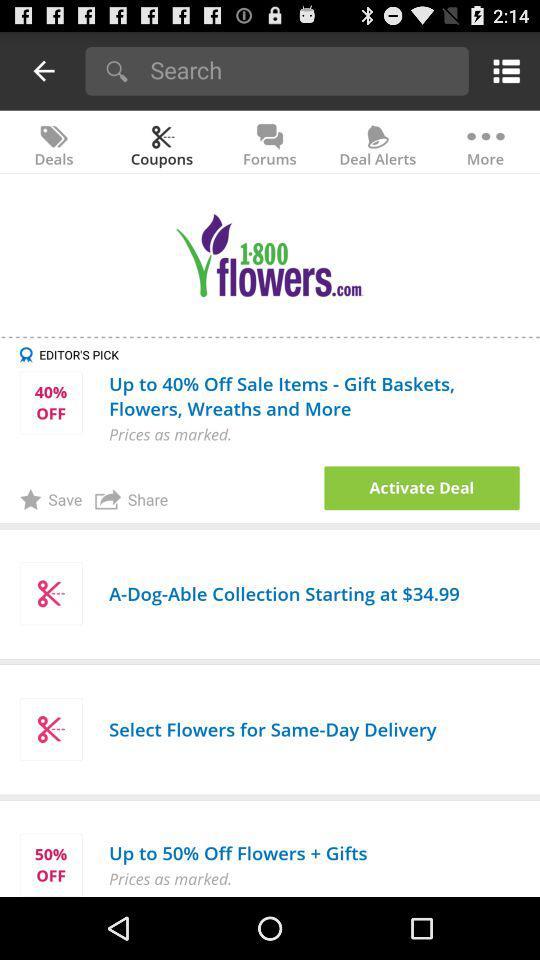 The image size is (540, 960). I want to click on app above up to 40, so click(278, 354).